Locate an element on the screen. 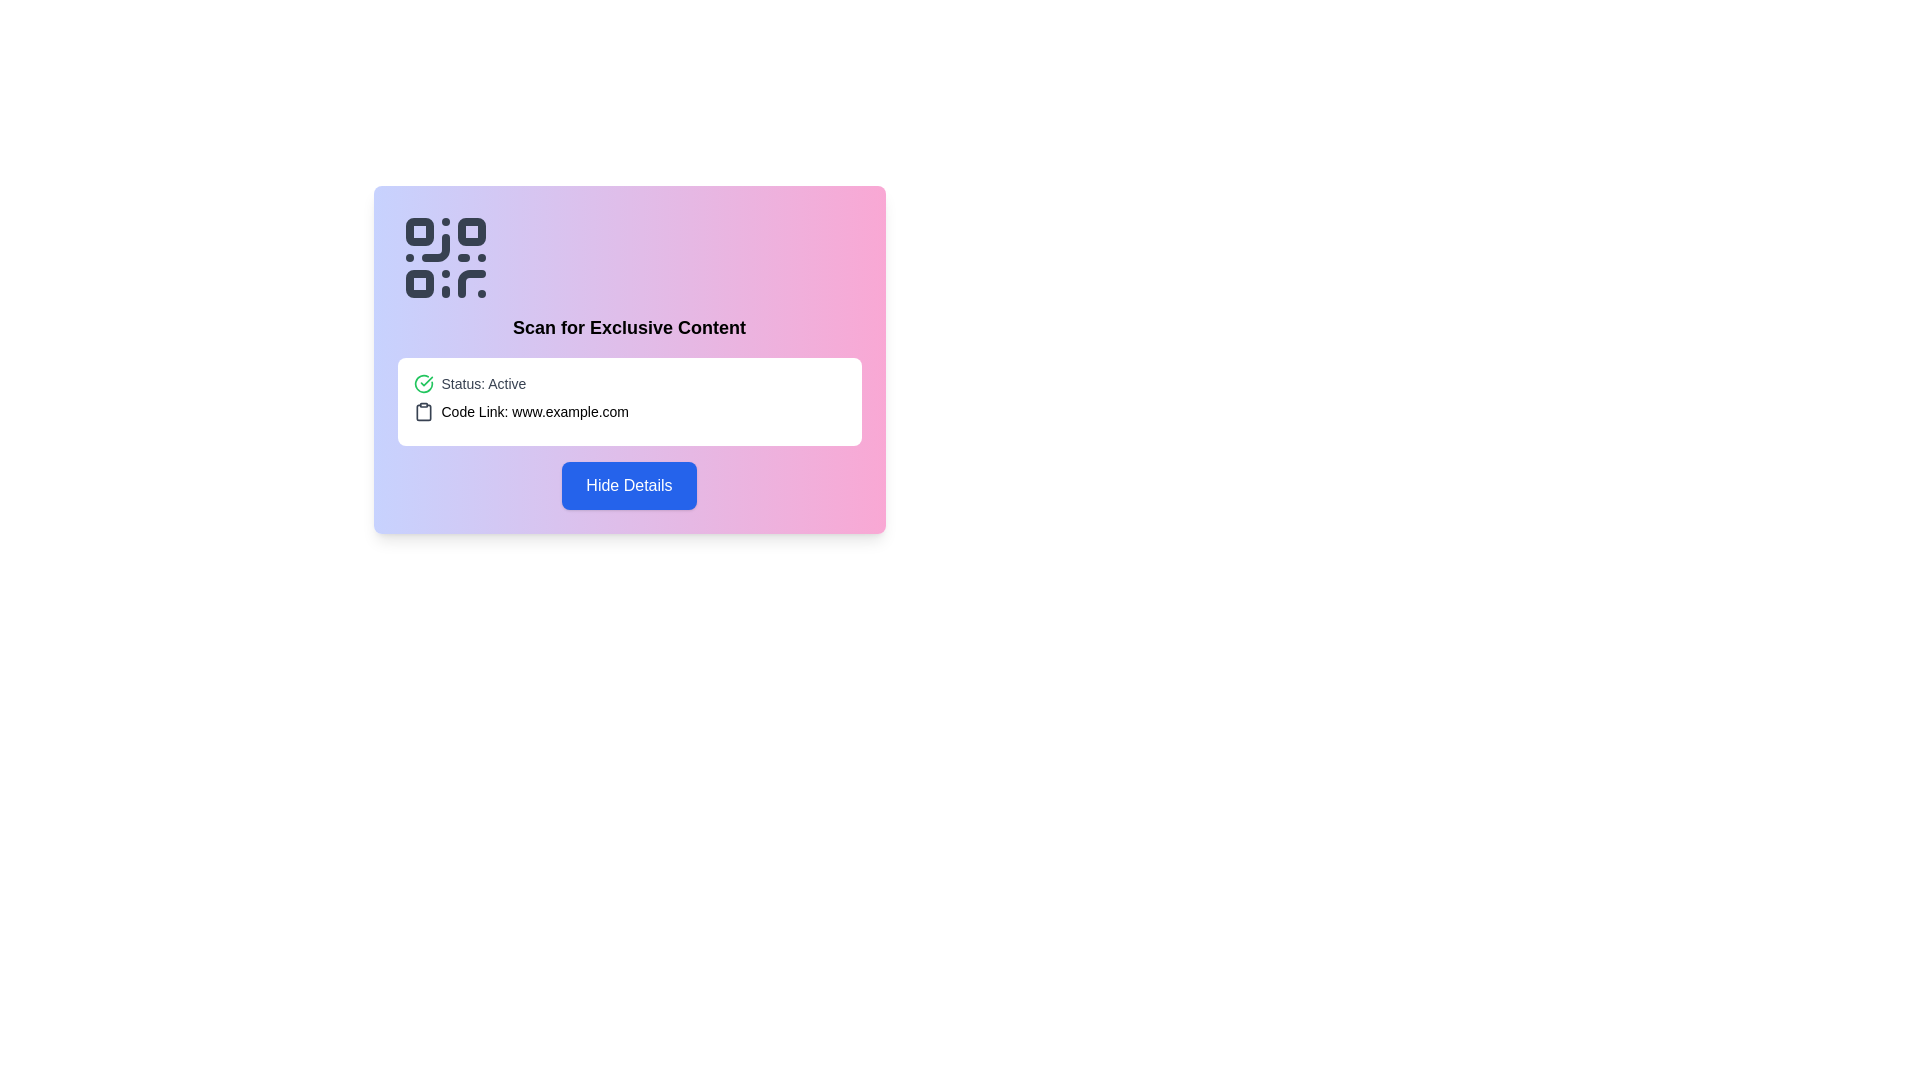 The image size is (1920, 1080). text label that provides instructions for scanning the QR code for exclusive content, located below the QR code icon is located at coordinates (628, 326).